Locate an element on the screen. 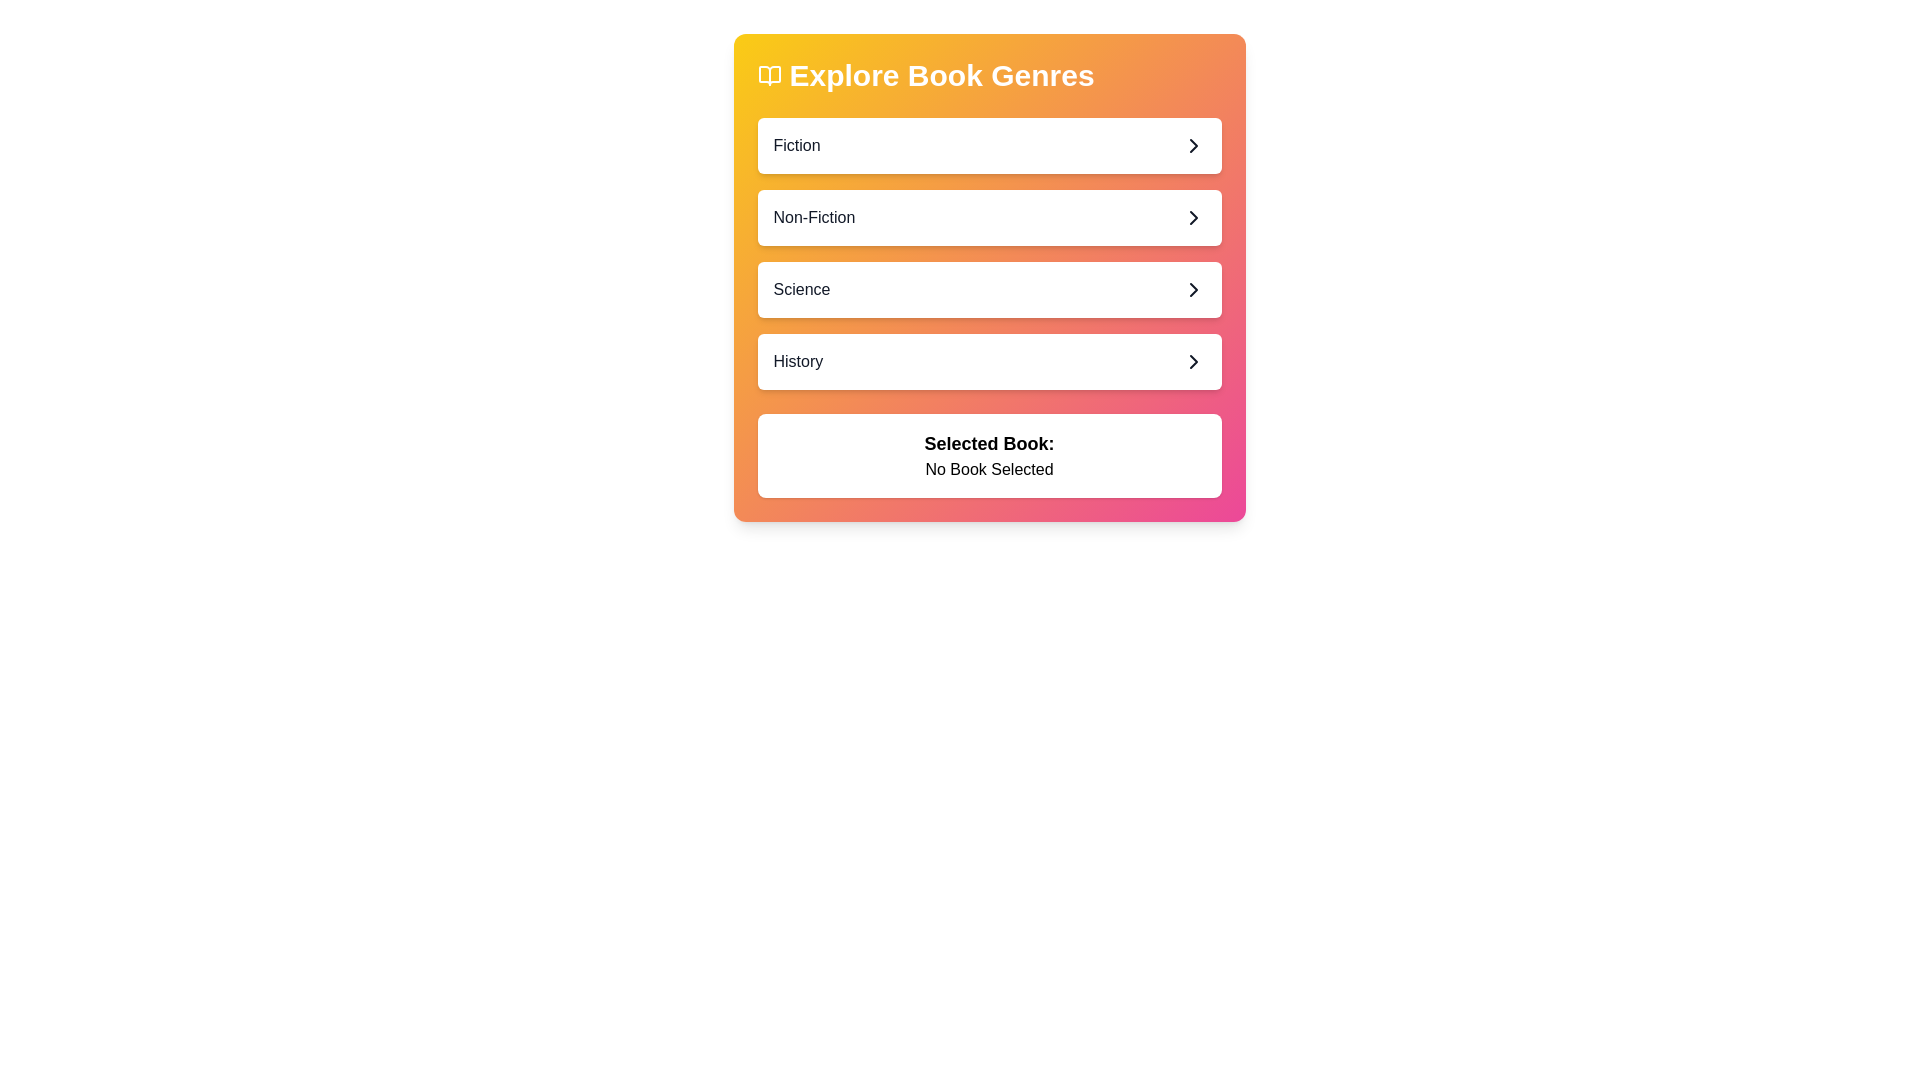 Image resolution: width=1920 pixels, height=1080 pixels. the small, right-pointing arrow icon at the far-right end of the 'History' item in the menu is located at coordinates (1193, 362).